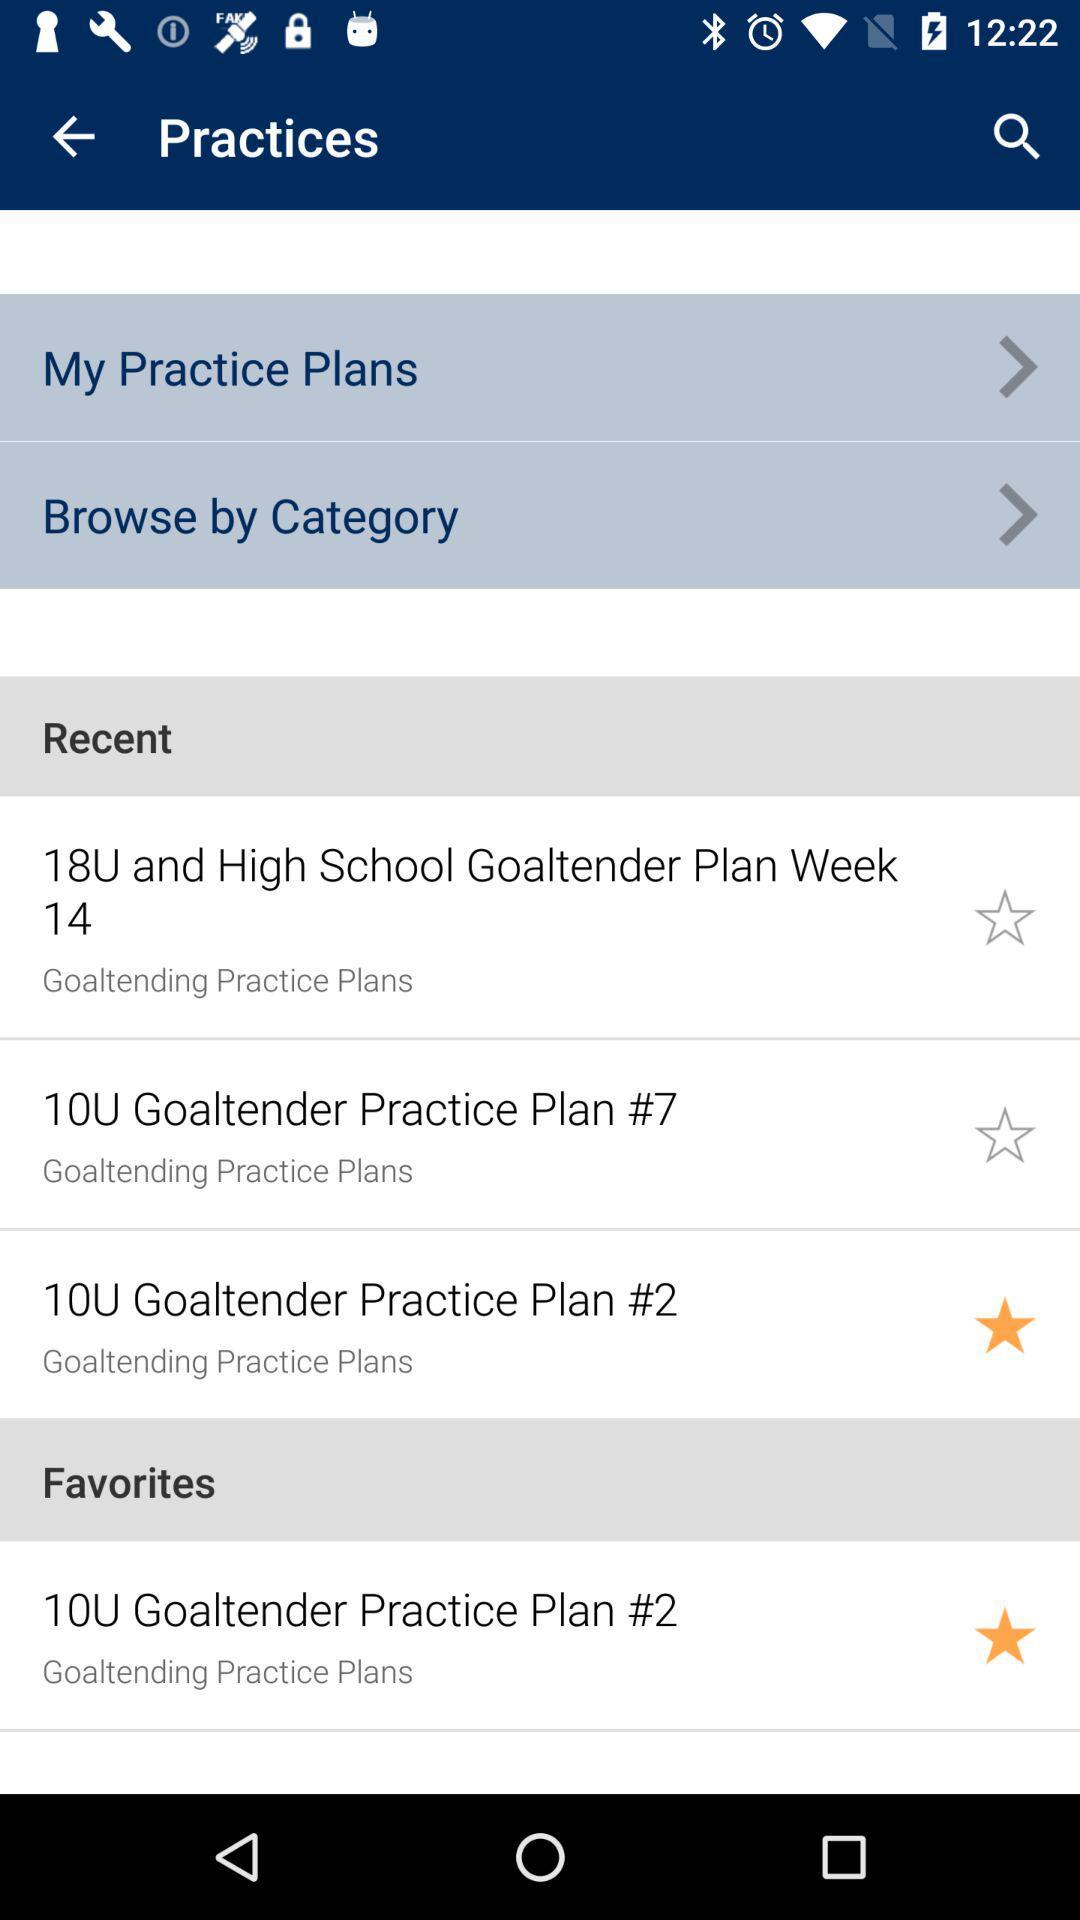  I want to click on mark as favorite, so click(1026, 1324).